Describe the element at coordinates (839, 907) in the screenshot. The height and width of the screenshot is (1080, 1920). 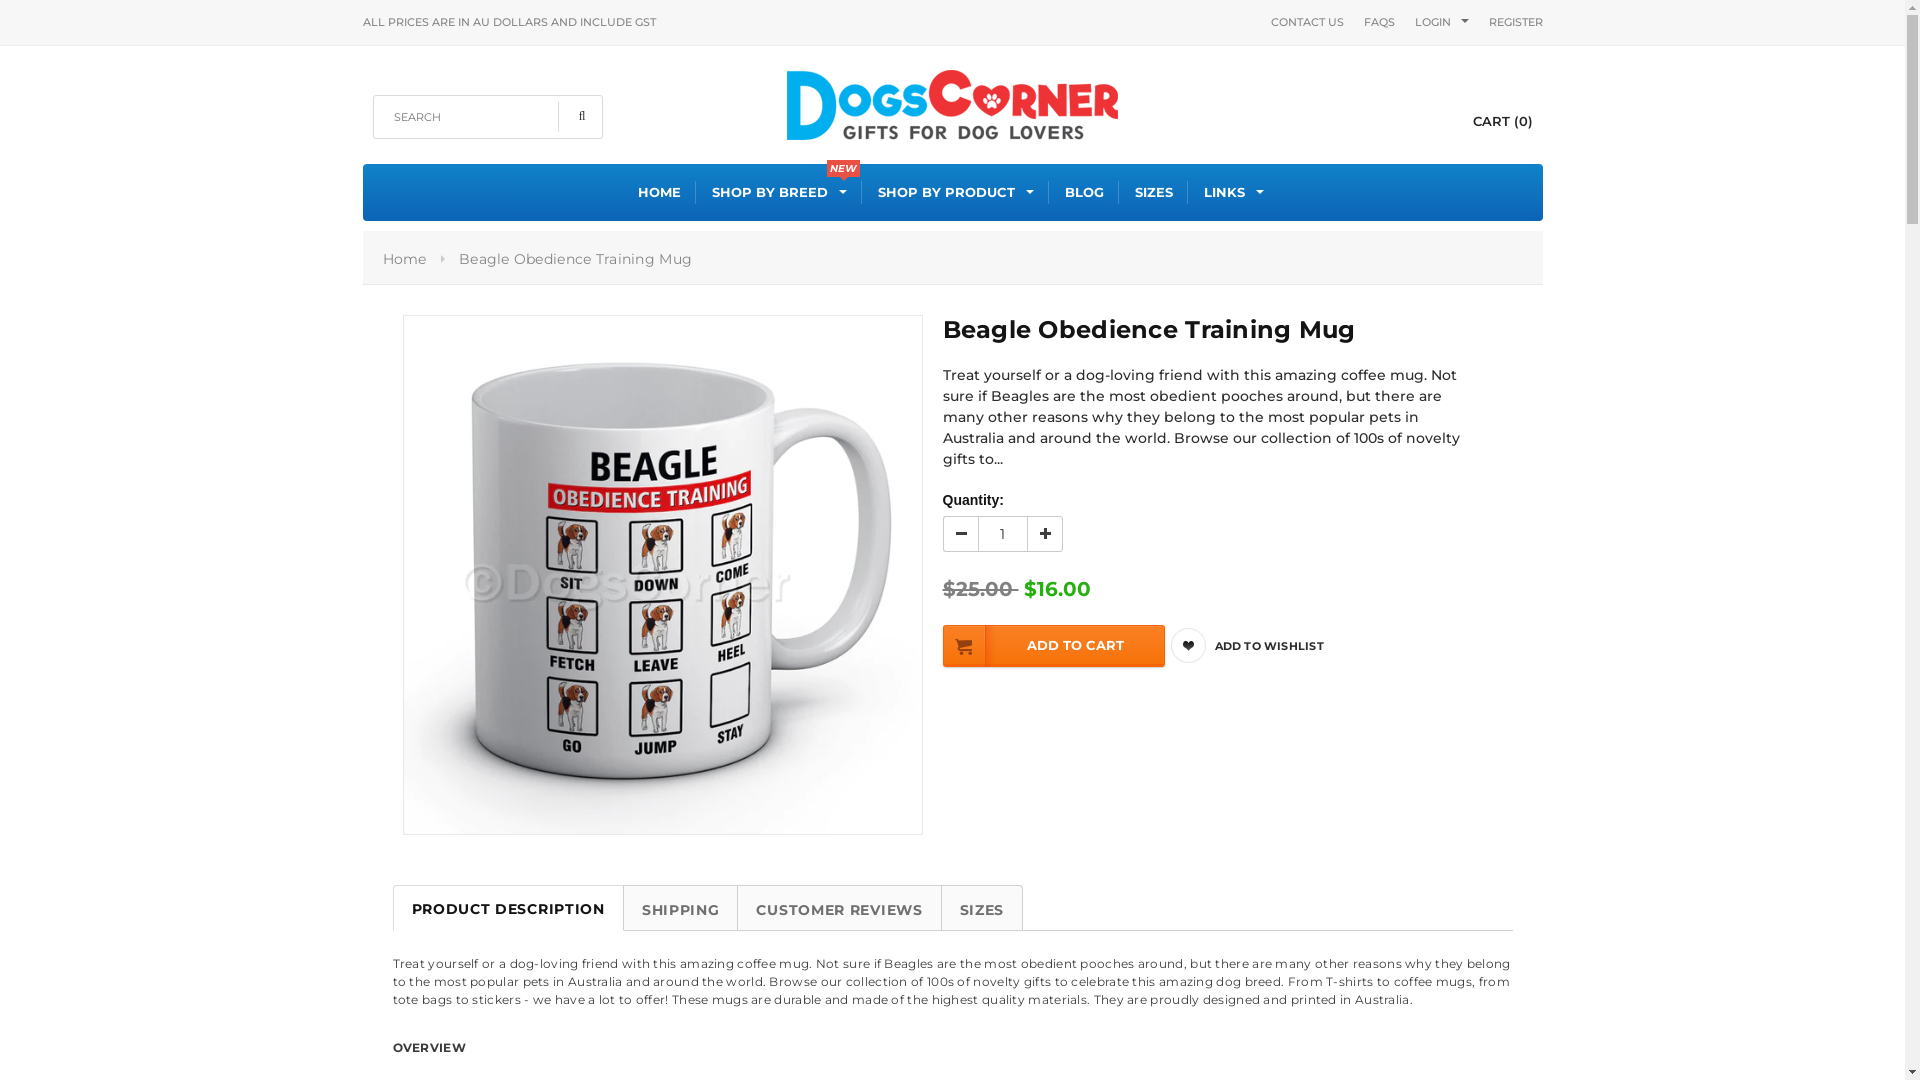
I see `'CUSTOMER REVIEWS'` at that location.